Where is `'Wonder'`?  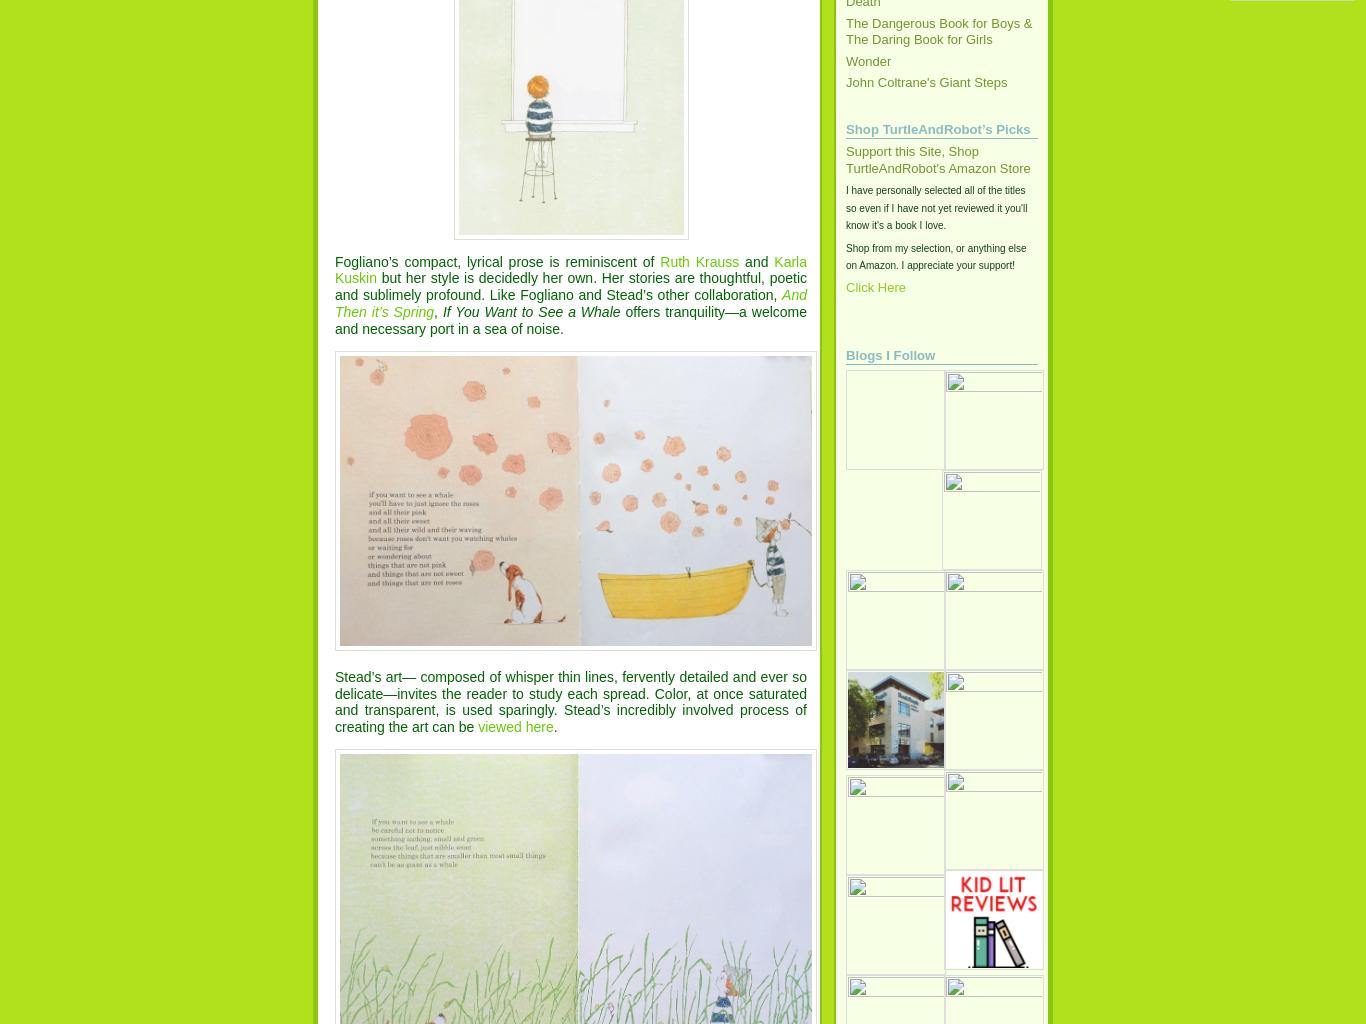
'Wonder' is located at coordinates (867, 59).